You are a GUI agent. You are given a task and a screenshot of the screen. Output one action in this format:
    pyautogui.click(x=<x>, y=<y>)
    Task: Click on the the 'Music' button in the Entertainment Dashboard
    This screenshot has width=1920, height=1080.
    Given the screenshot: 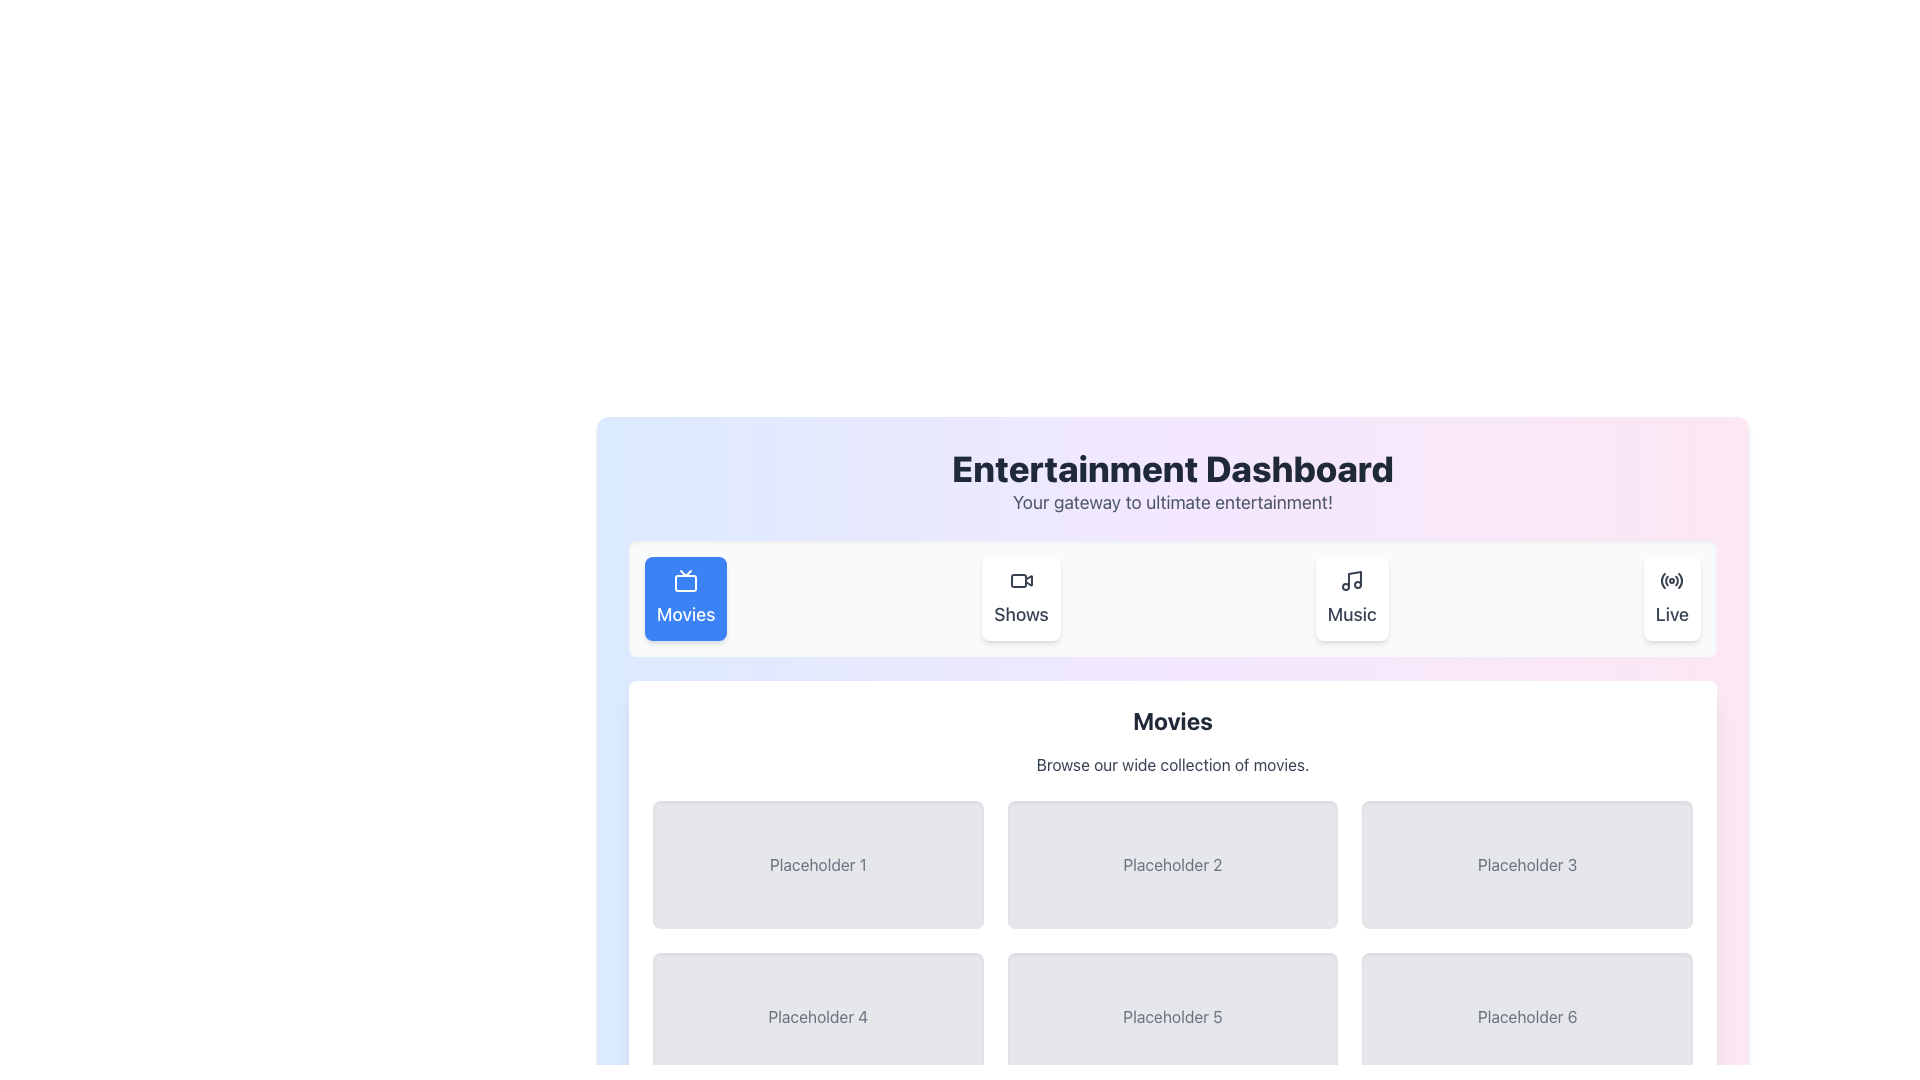 What is the action you would take?
    pyautogui.click(x=1352, y=597)
    